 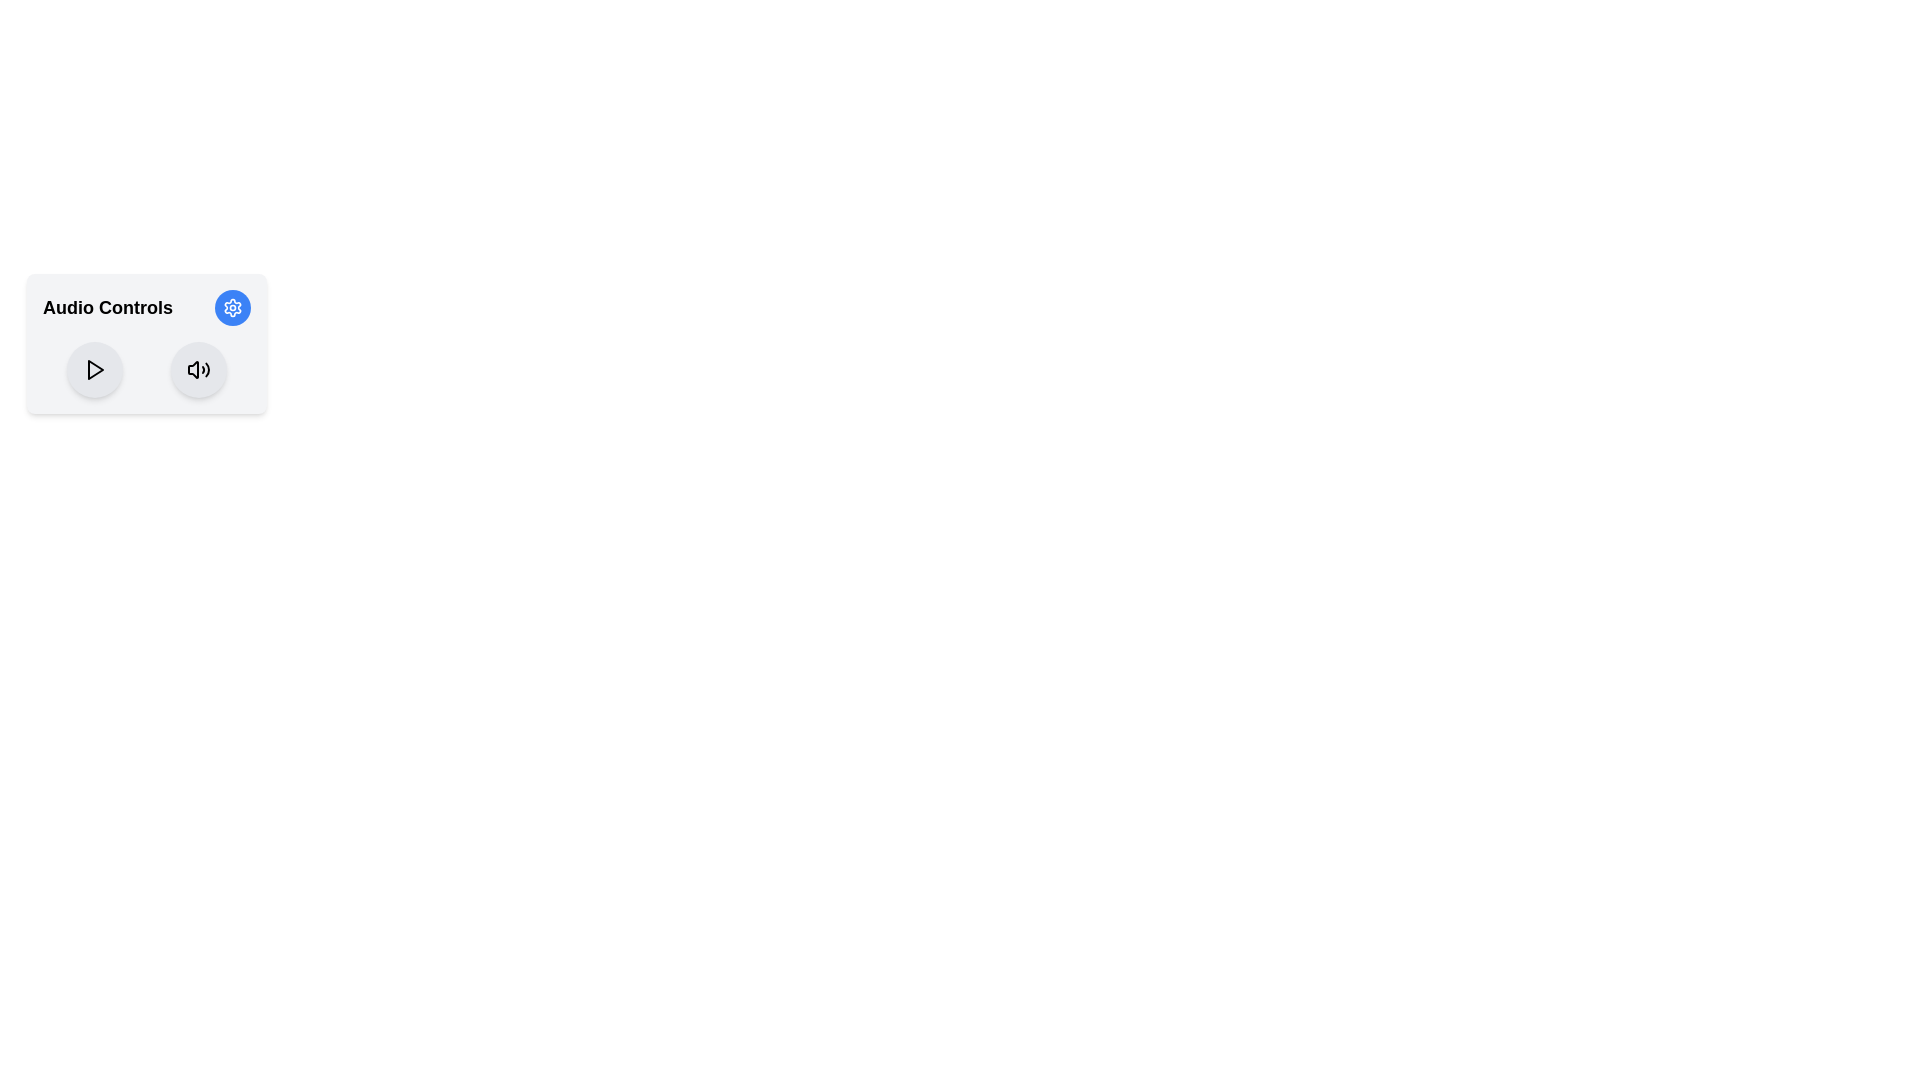 What do you see at coordinates (146, 308) in the screenshot?
I see `or interpret the 'Audio Controls' label located within the horizontal layout that includes a blue circular button with a settings icon` at bounding box center [146, 308].